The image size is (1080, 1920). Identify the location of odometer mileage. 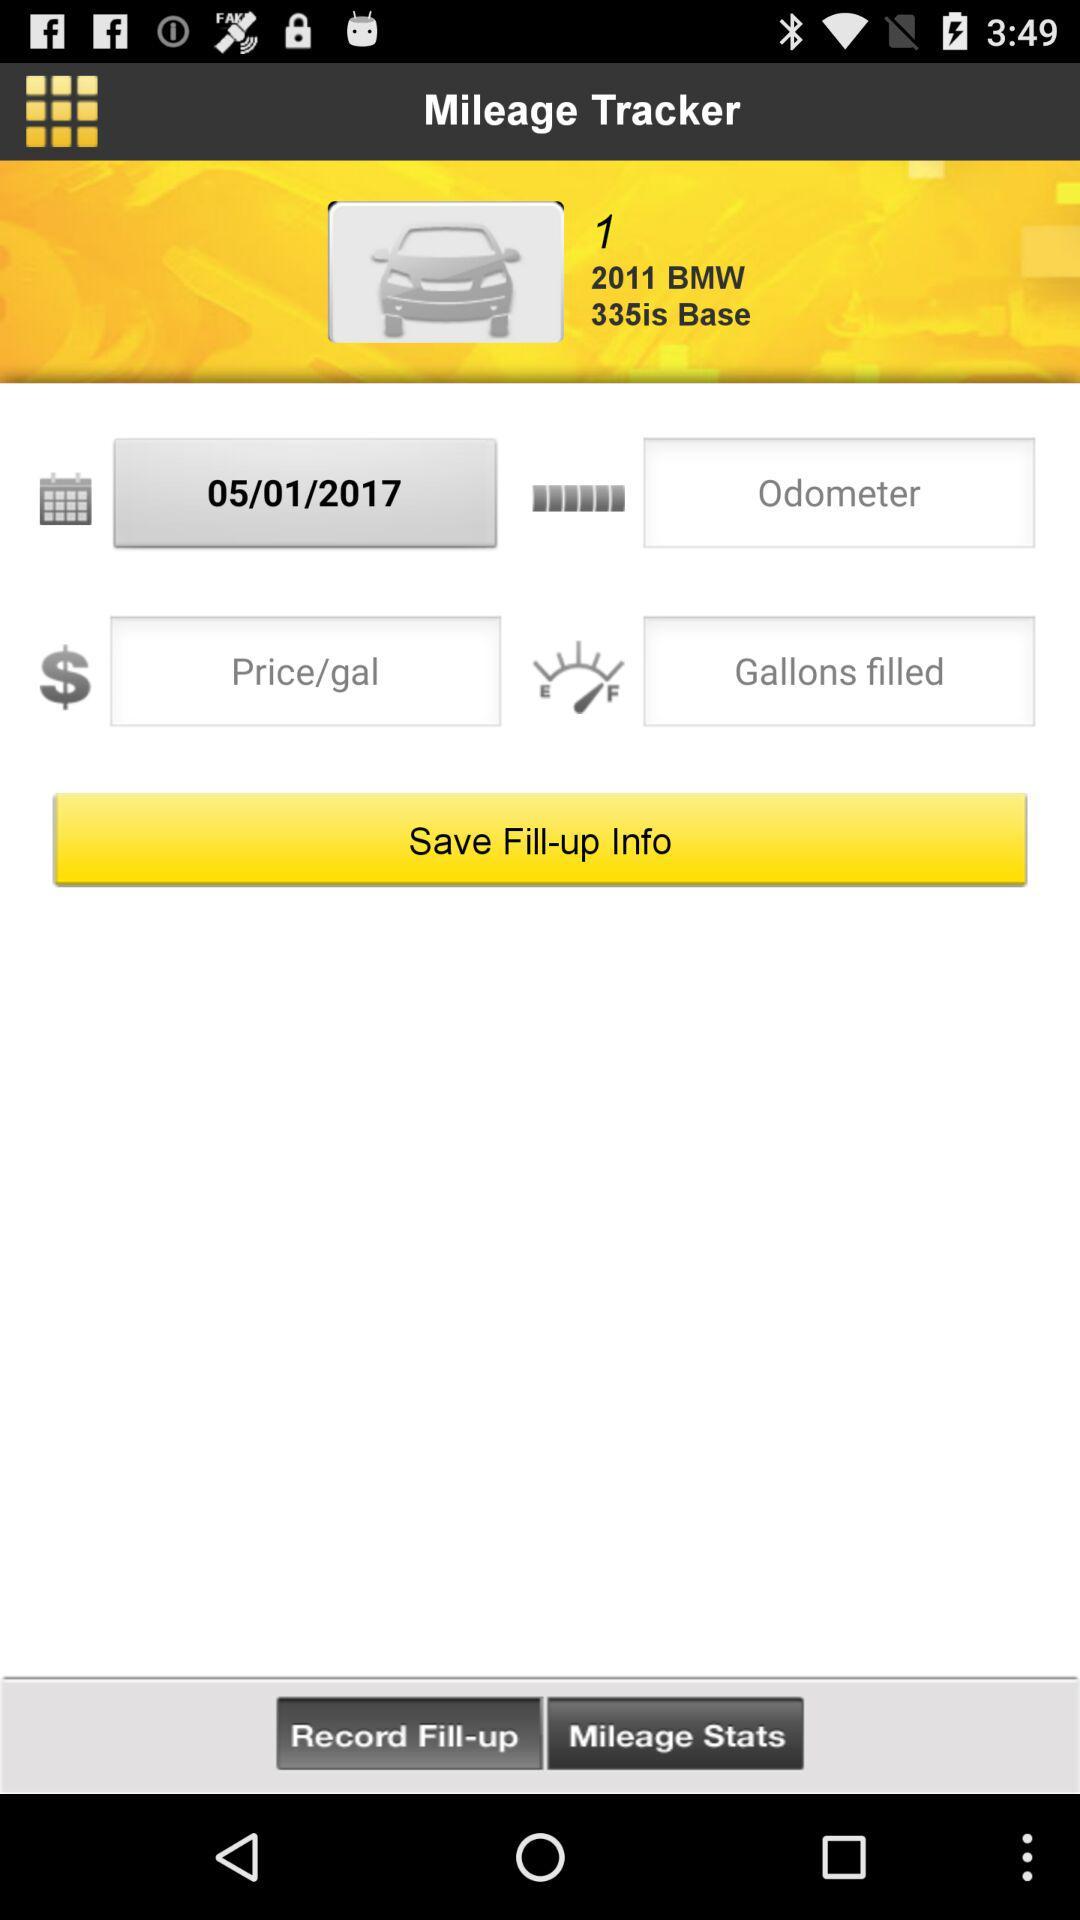
(839, 498).